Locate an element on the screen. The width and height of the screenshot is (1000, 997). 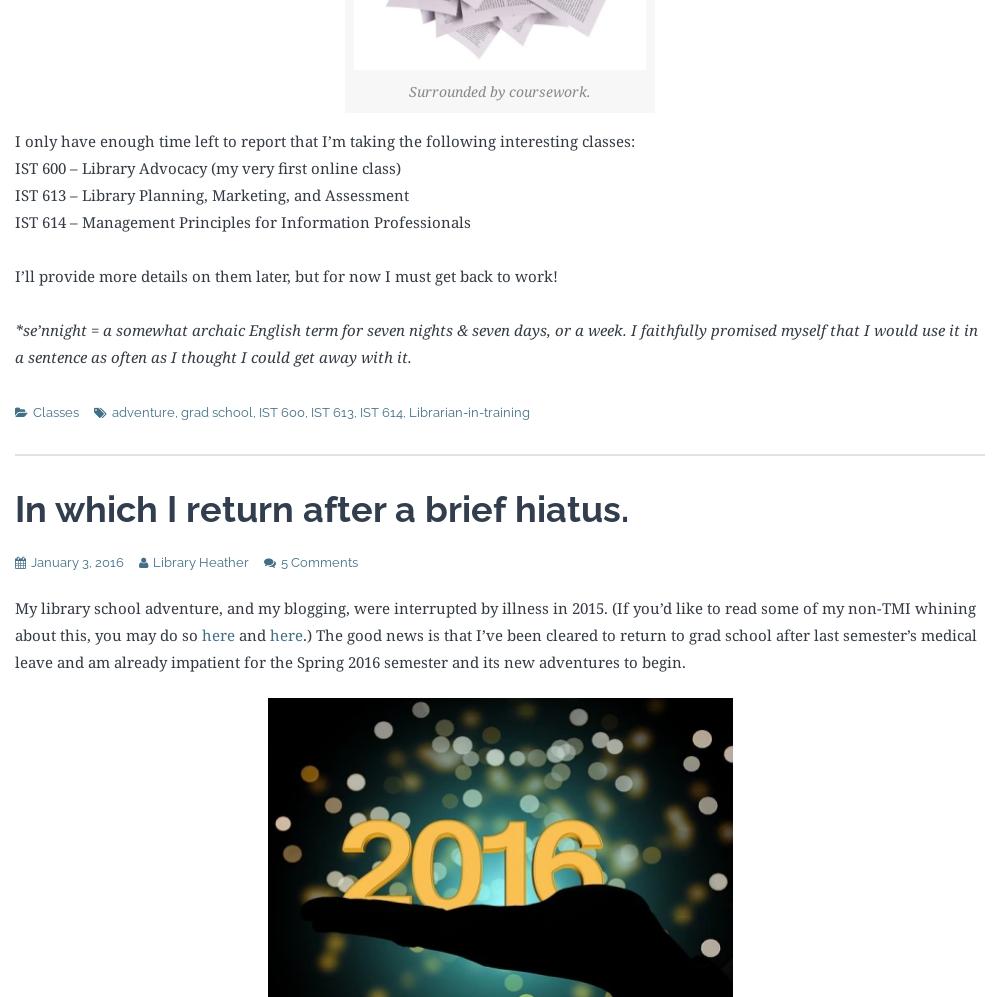
'*se’nnight = a somewhat archaic English term for seven nights & seven days, or a week. I faithfully promised myself that I would use it in a sentence as often as I thought I could get away with it.' is located at coordinates (495, 341).